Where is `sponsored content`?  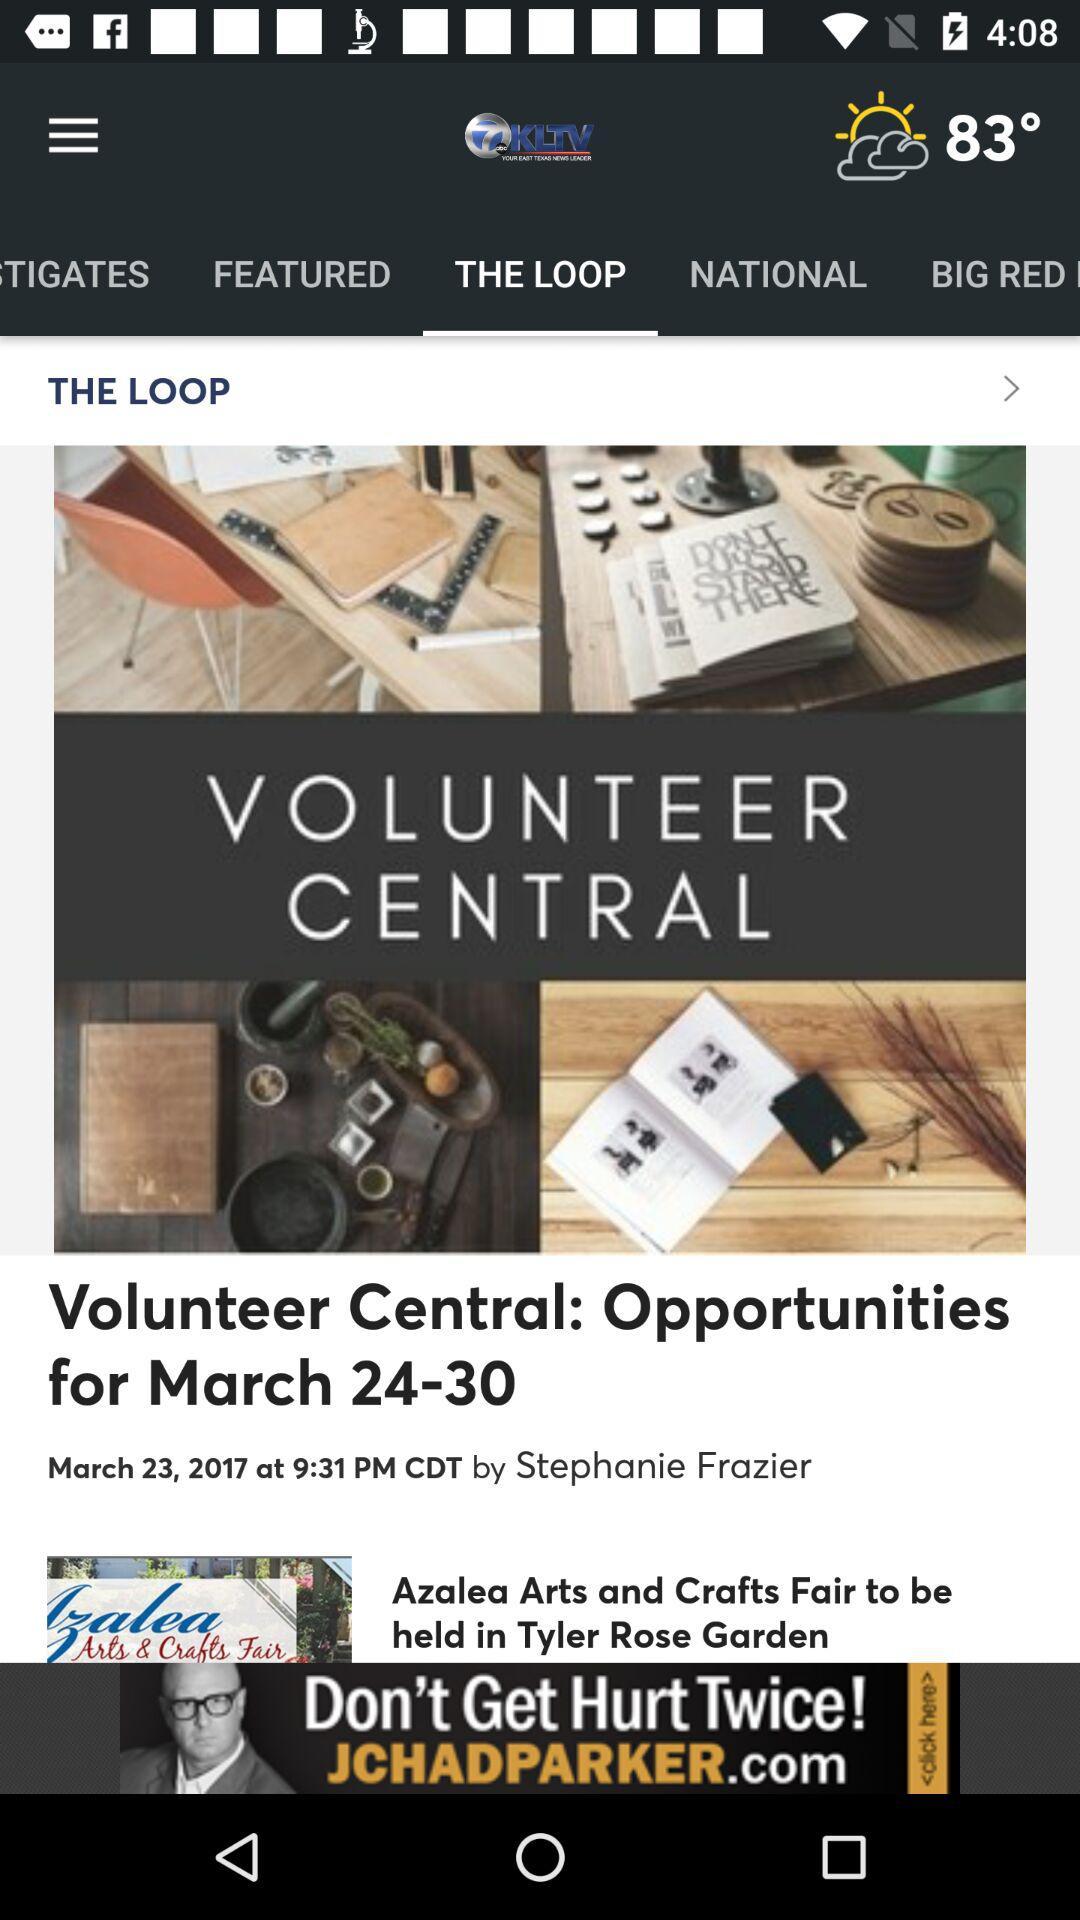
sponsored content is located at coordinates (540, 1727).